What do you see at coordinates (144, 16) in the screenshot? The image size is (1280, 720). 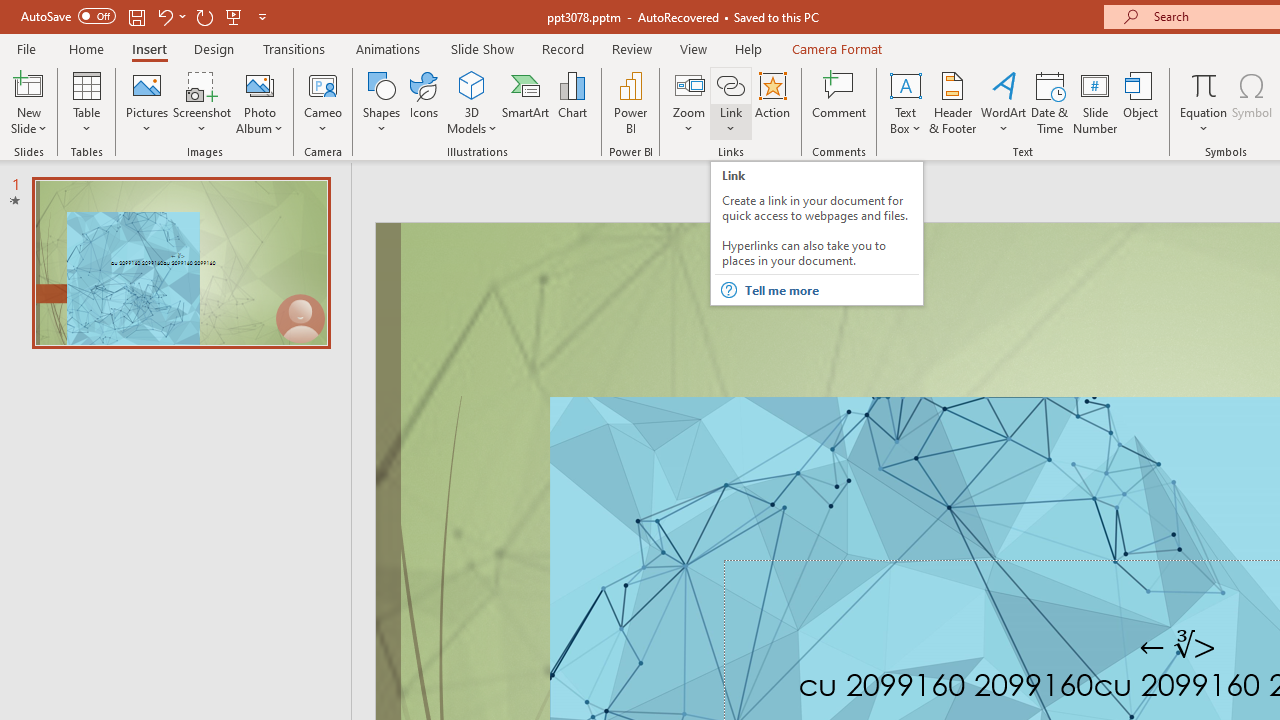 I see `'Quick Access Toolbar'` at bounding box center [144, 16].